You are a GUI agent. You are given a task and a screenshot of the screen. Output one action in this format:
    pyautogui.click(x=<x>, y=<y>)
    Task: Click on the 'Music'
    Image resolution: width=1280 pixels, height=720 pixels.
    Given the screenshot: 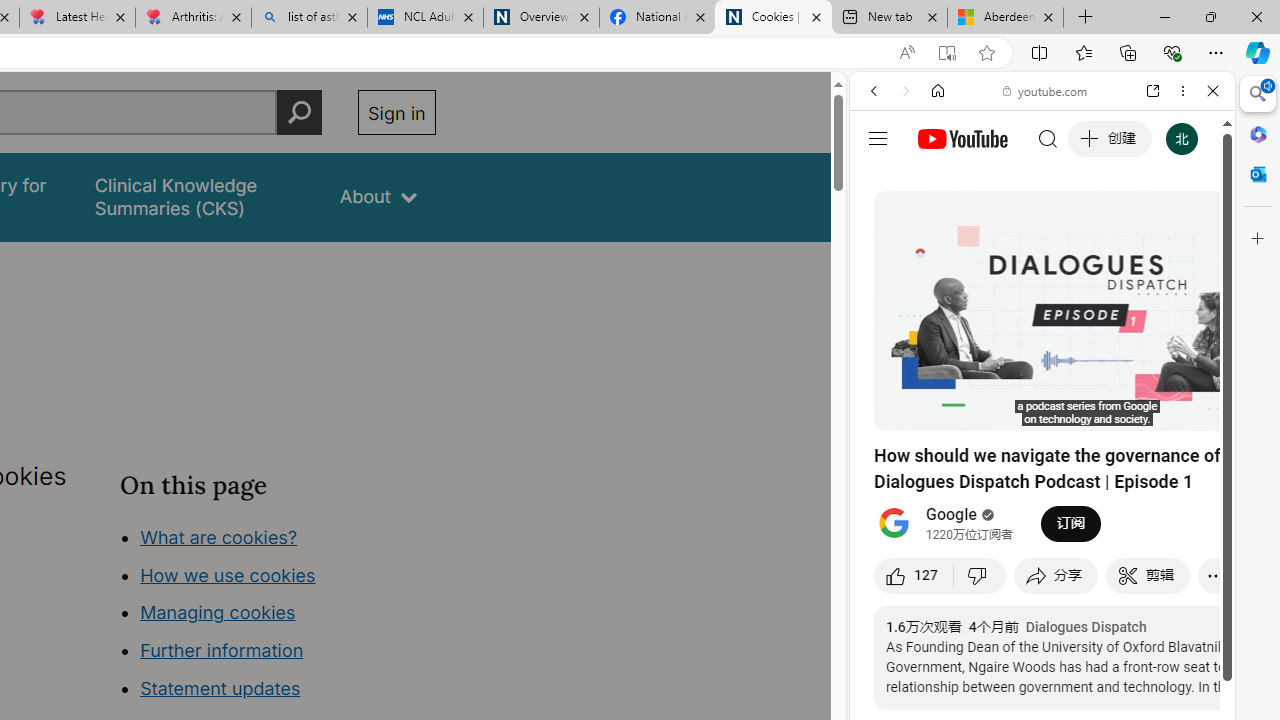 What is the action you would take?
    pyautogui.click(x=1041, y=544)
    